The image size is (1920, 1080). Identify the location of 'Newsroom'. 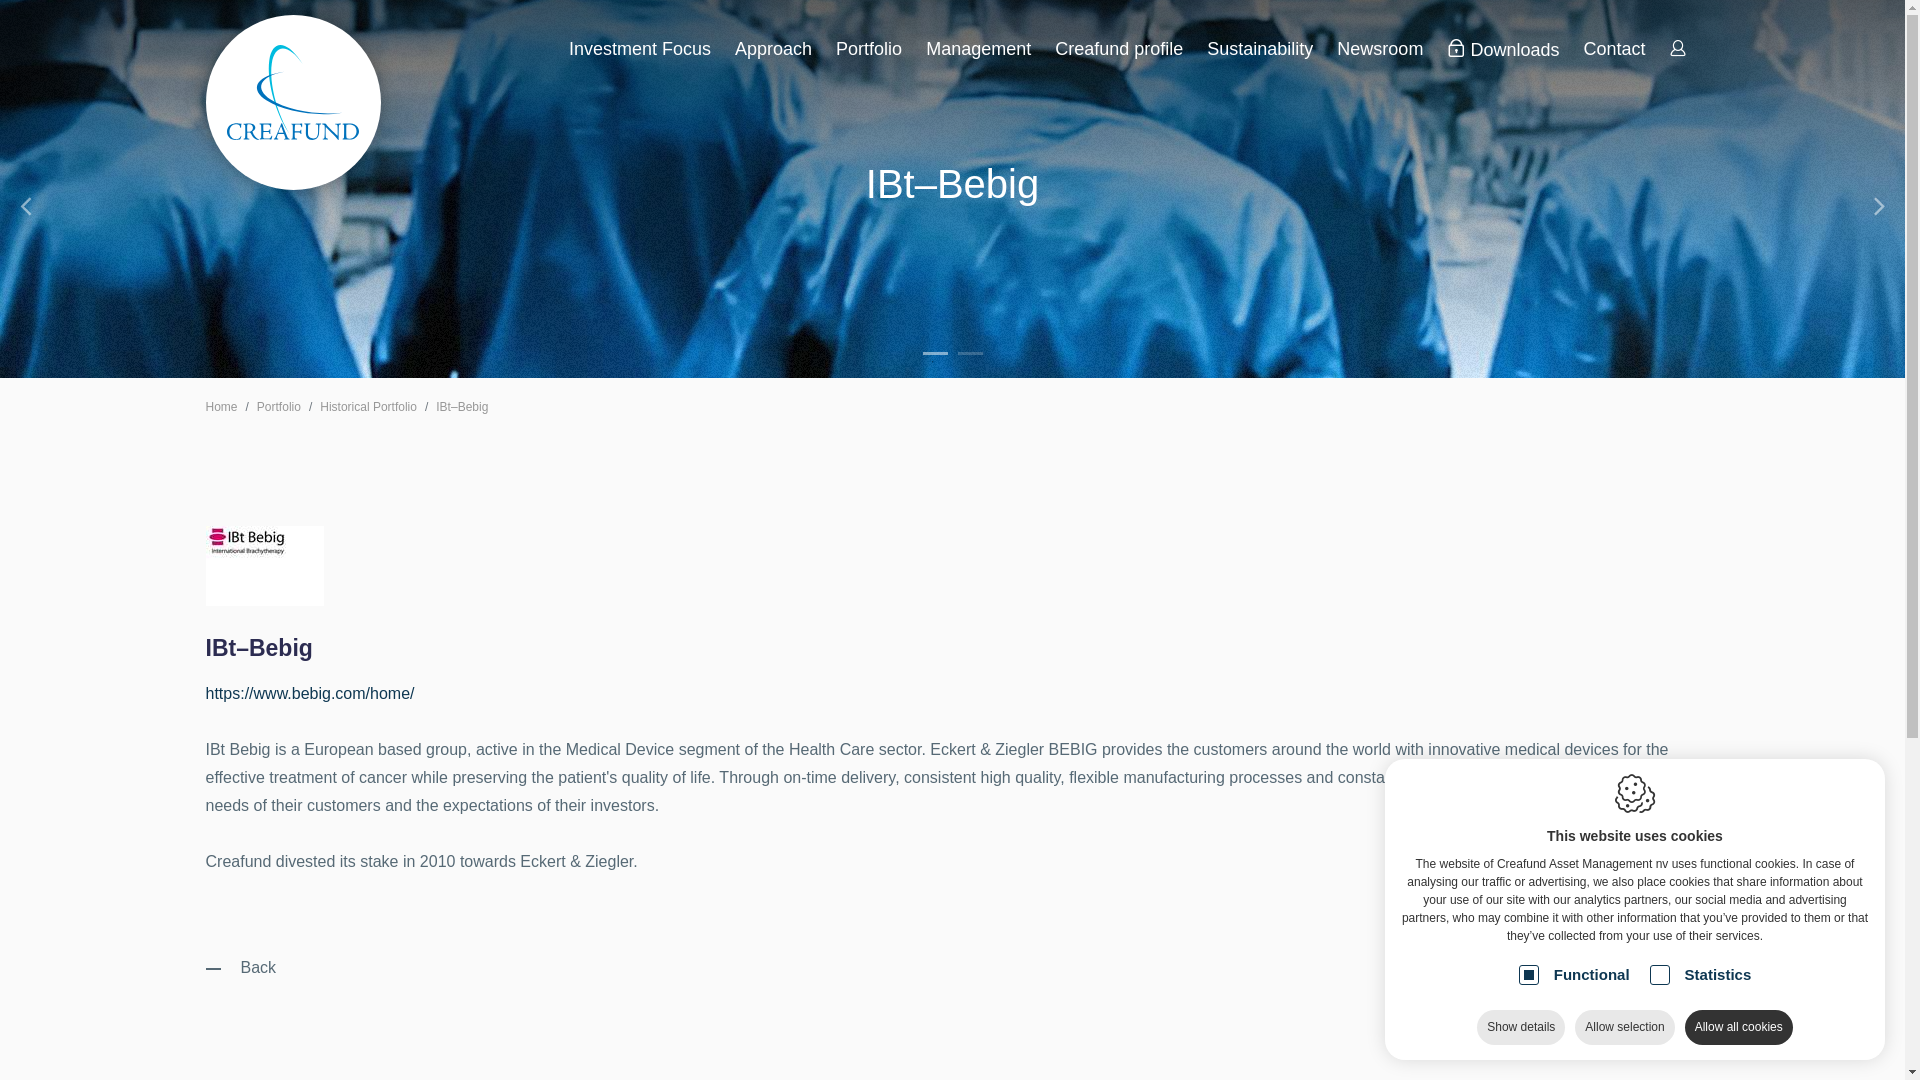
(1379, 48).